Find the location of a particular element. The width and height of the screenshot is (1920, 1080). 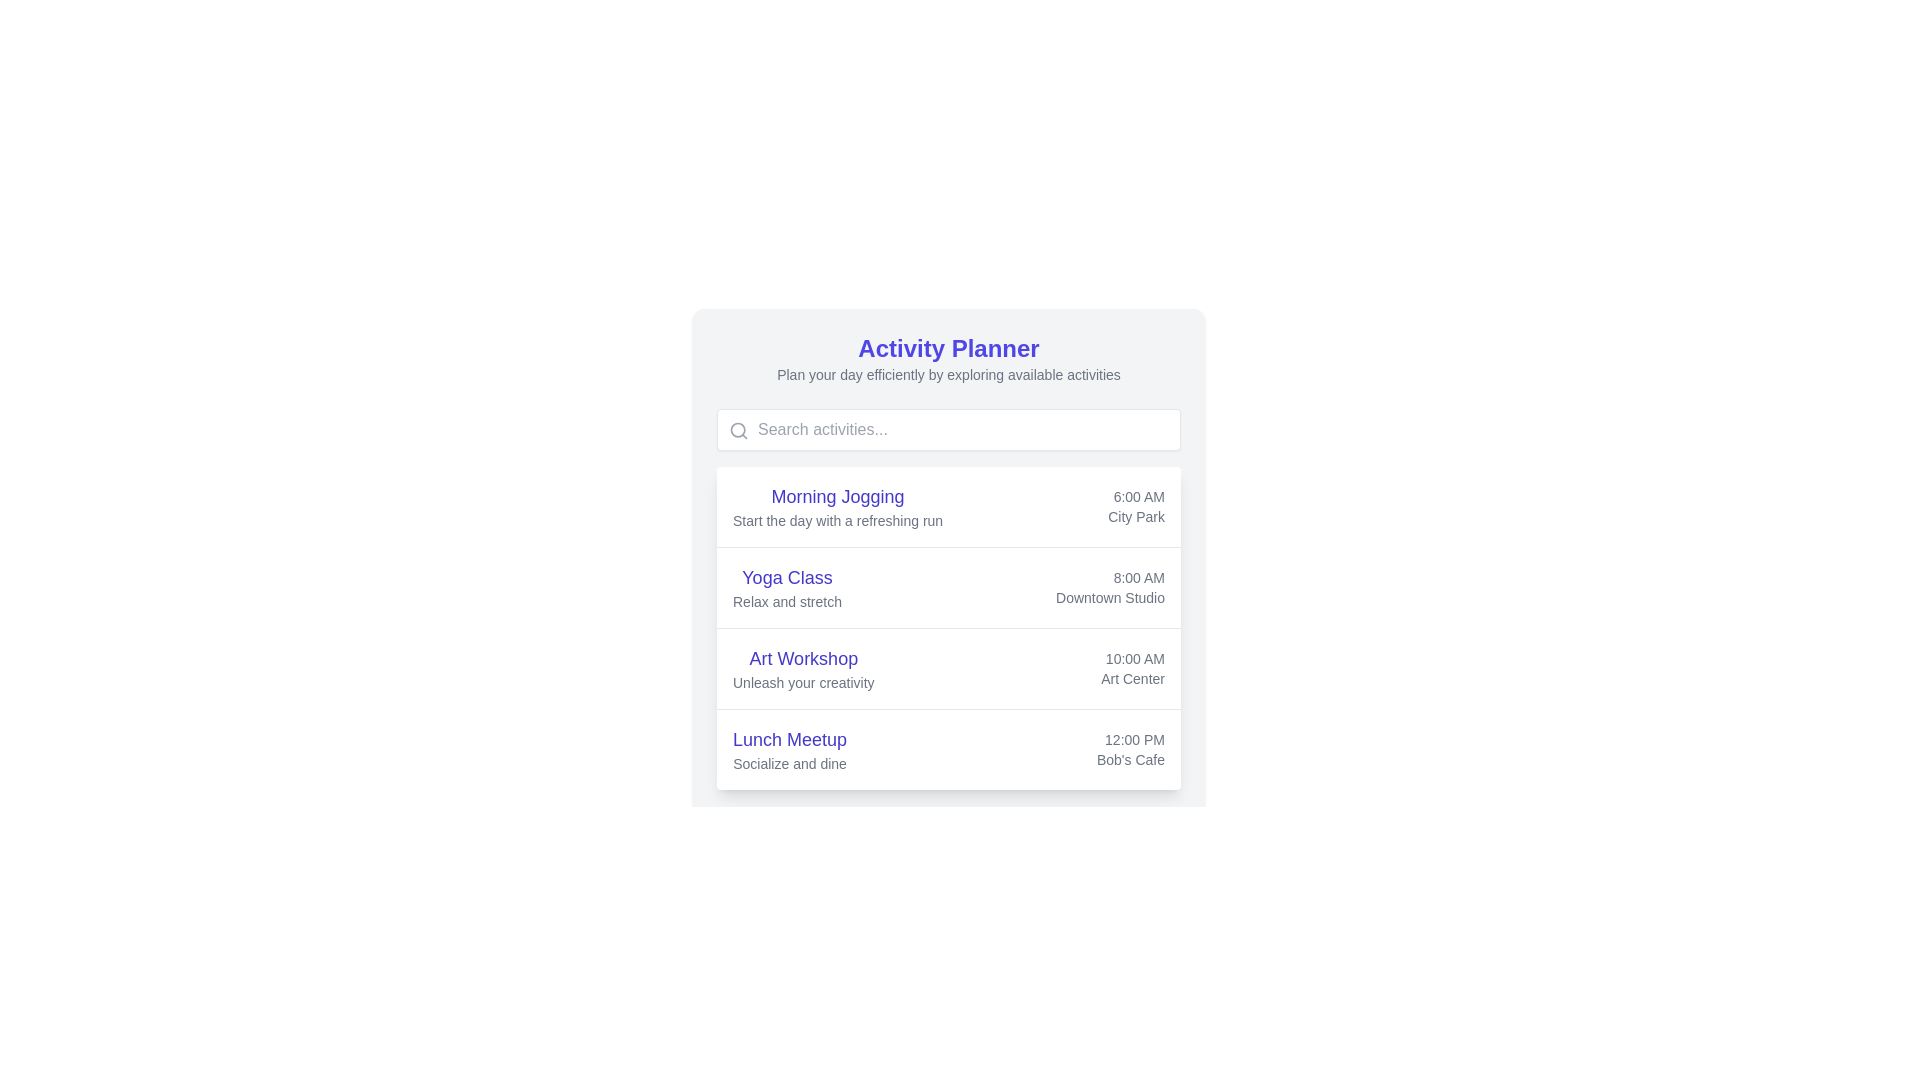

the 'Art Workshop' title text label, the third activity in the vertical list of activities, for accessibility purposes is located at coordinates (803, 659).